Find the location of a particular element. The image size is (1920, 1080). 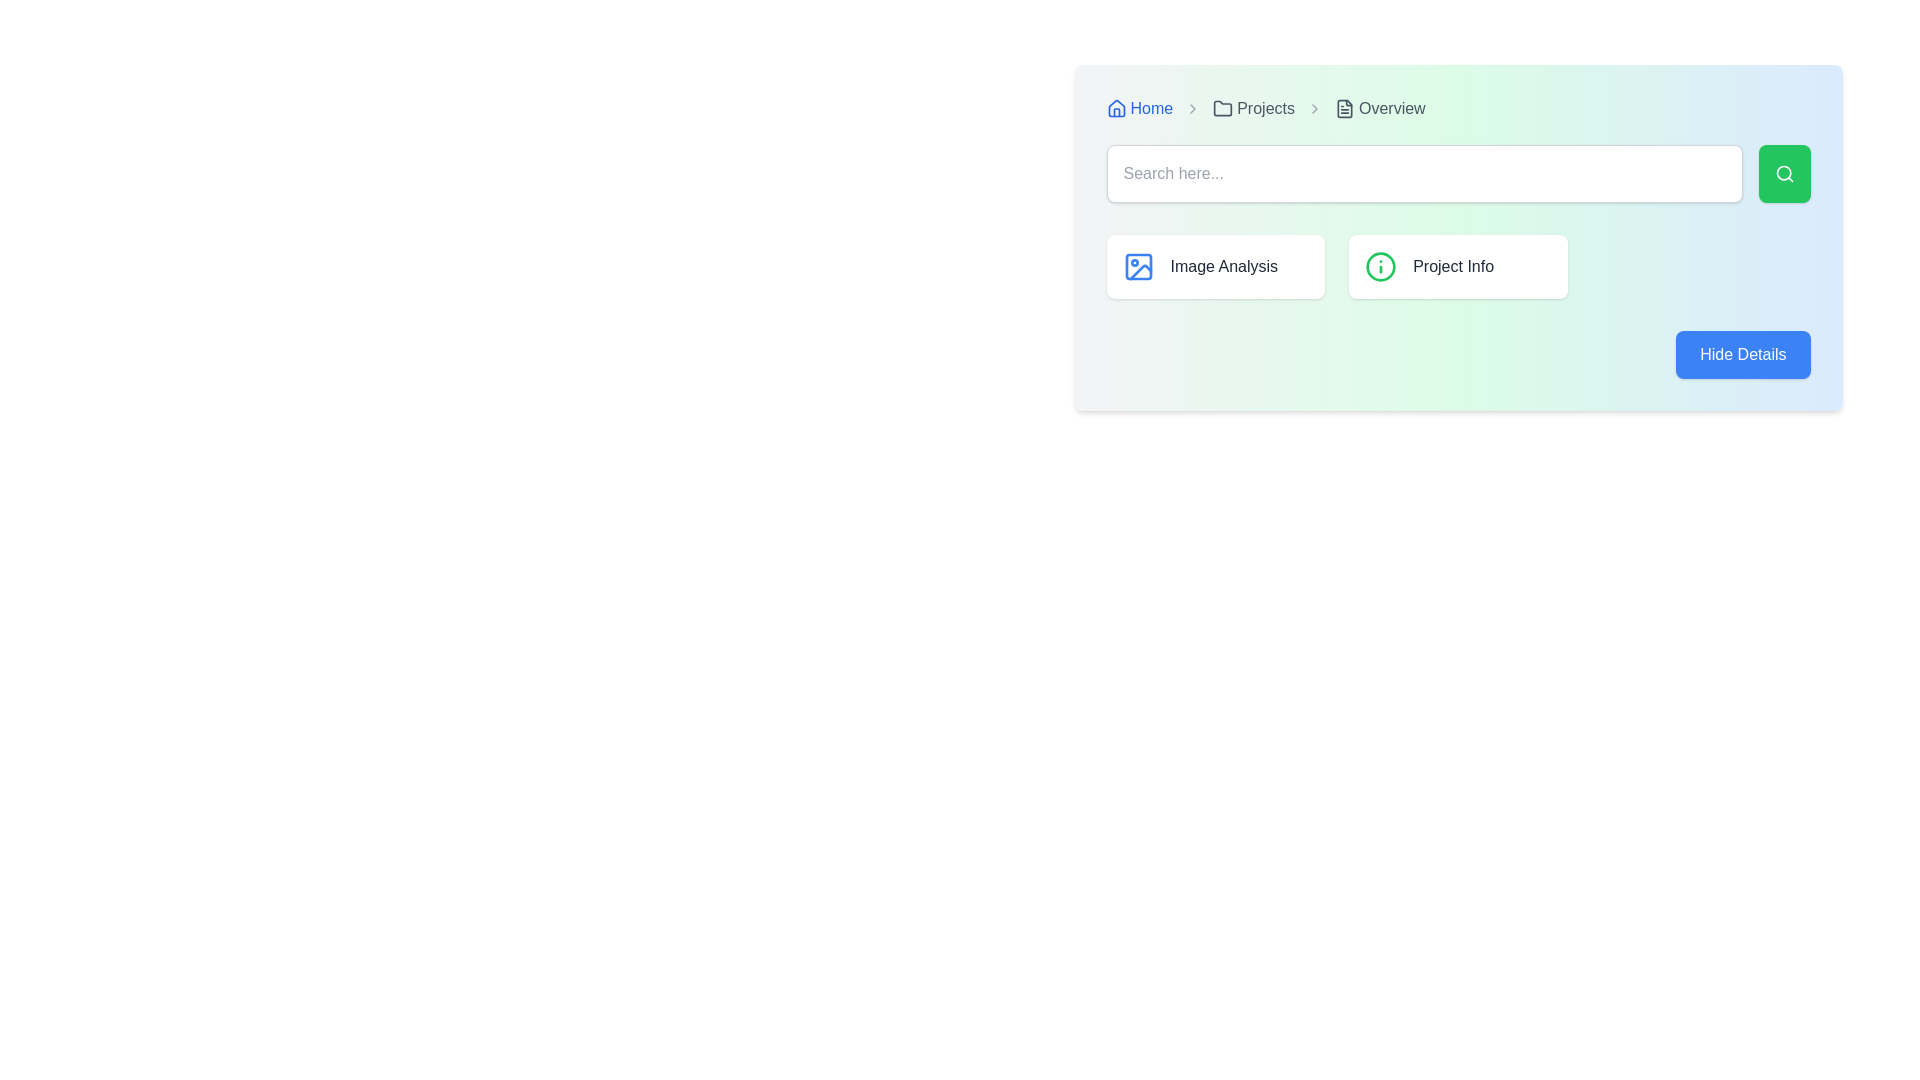

the first button-like card element in the grid layout is located at coordinates (1214, 265).